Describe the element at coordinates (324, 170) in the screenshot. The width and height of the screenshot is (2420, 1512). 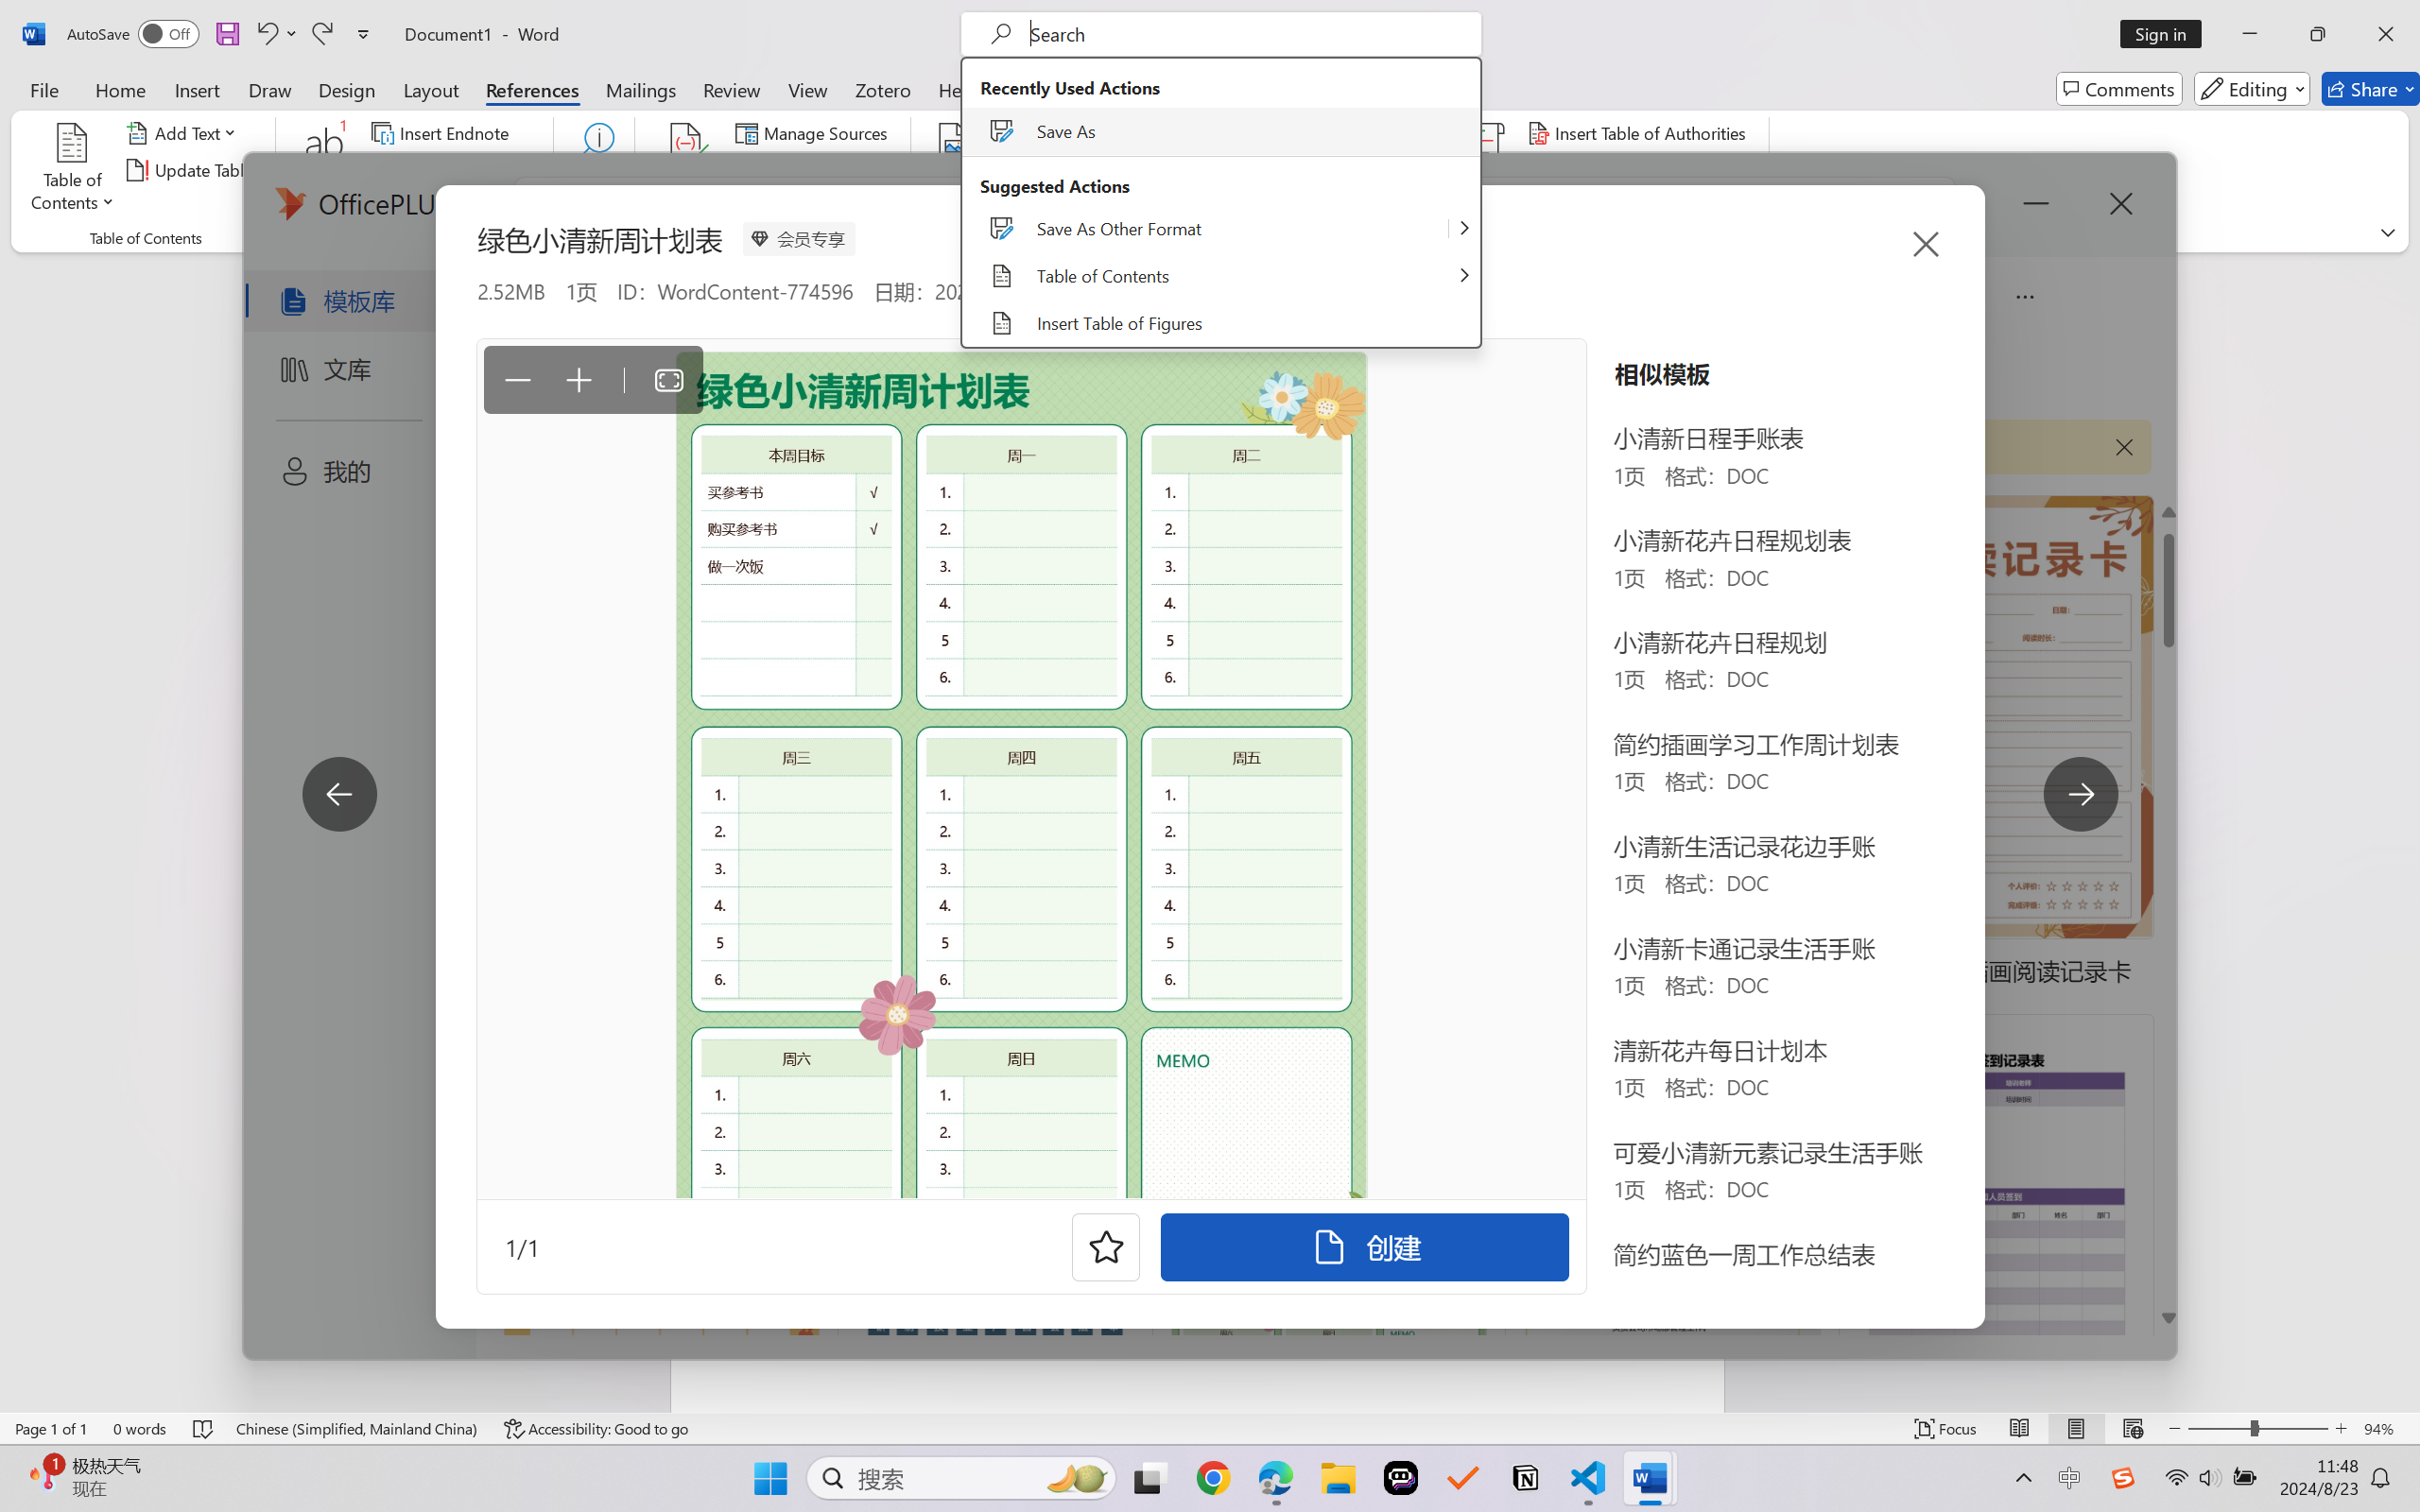
I see `'Insert Footnote'` at that location.